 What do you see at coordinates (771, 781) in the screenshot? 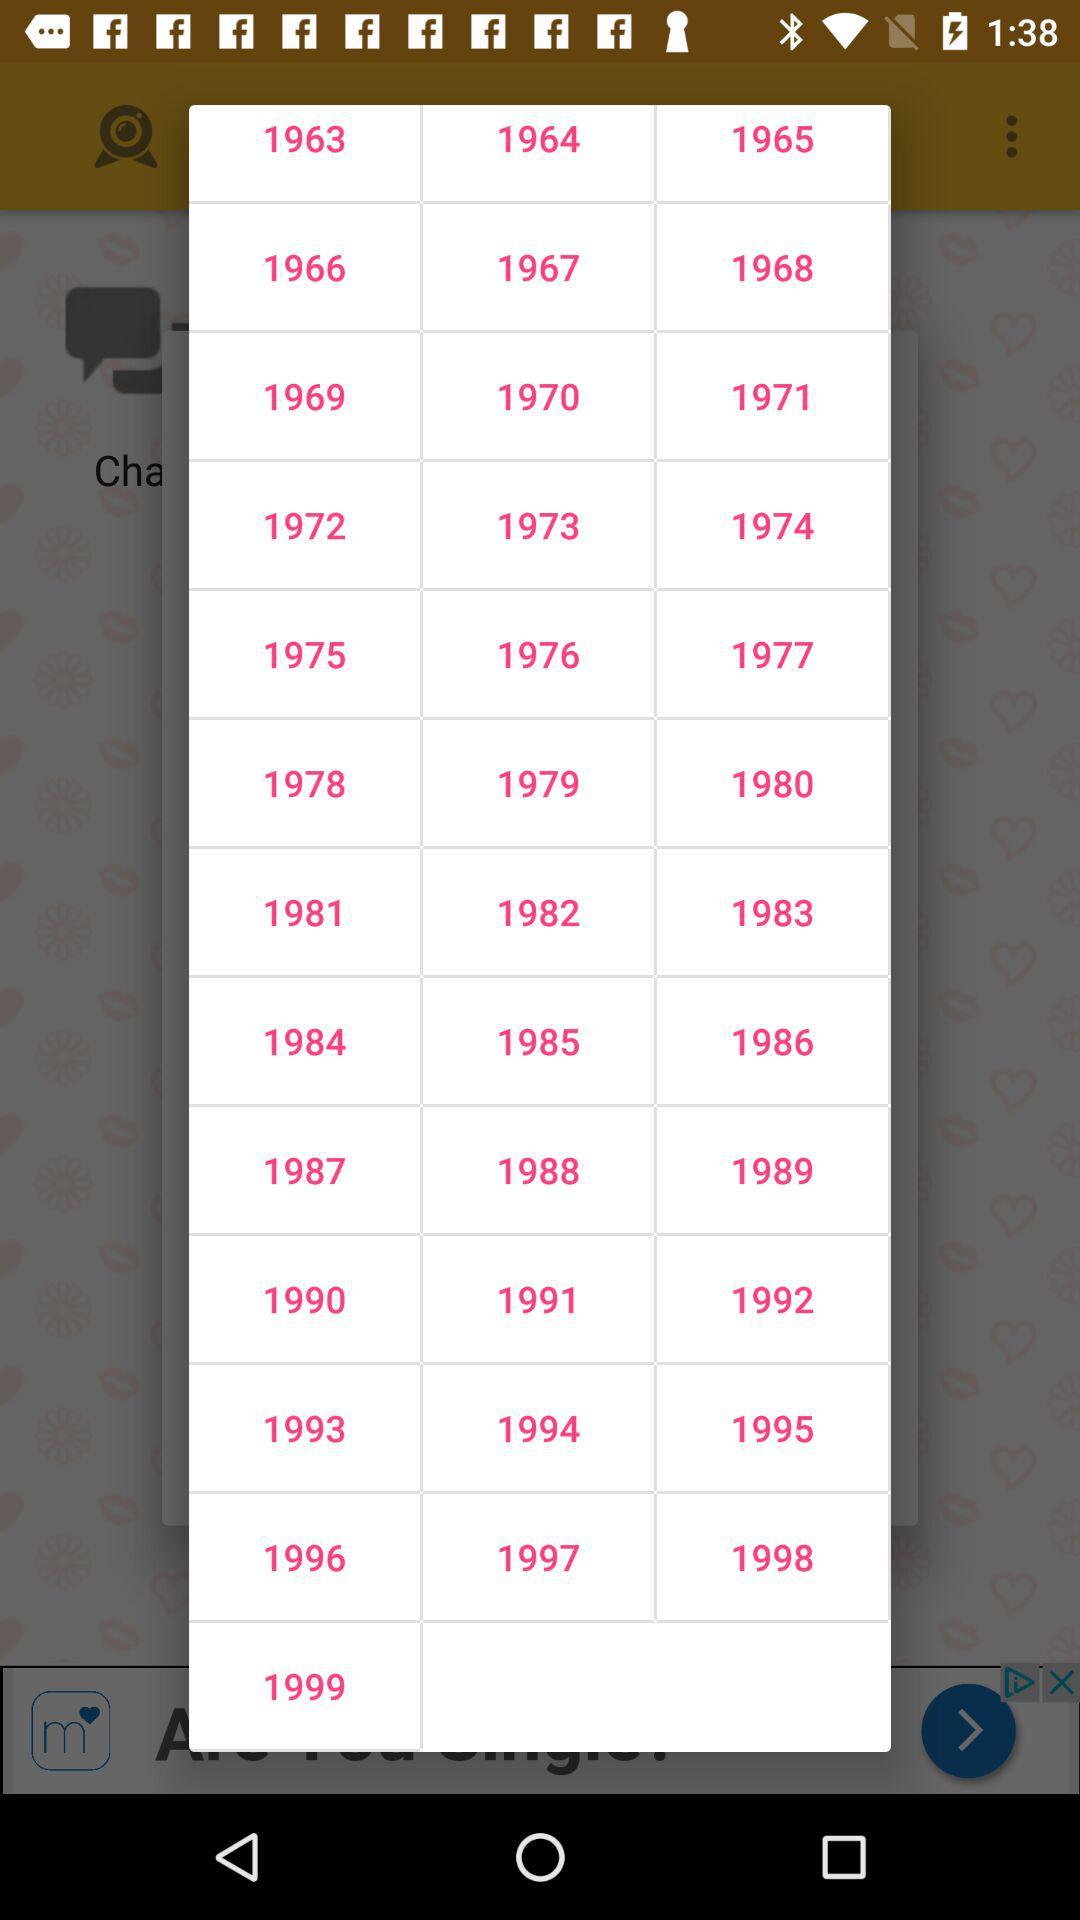
I see `the icon to the right of the 1976 icon` at bounding box center [771, 781].